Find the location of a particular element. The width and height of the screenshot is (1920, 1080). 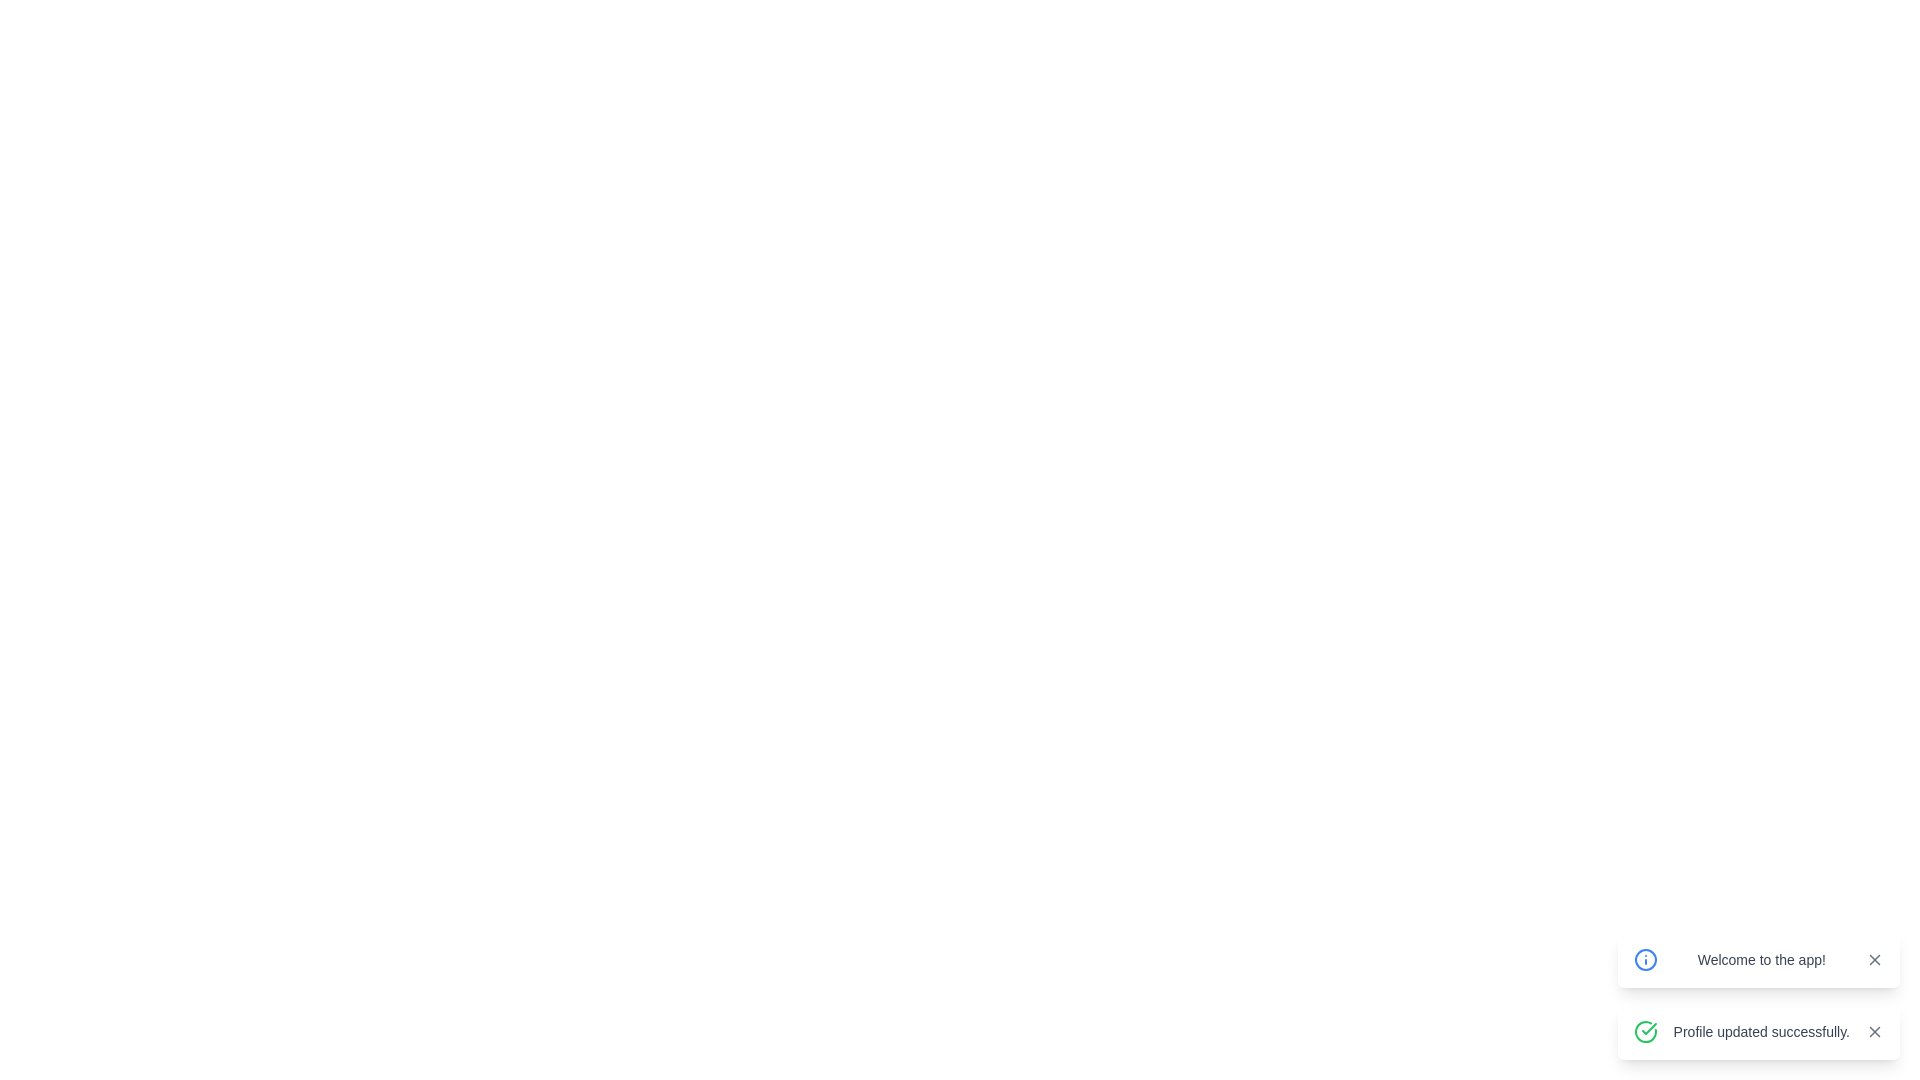

the close button located at the top-right corner of the notification message that reads 'Welcome to the app!' is located at coordinates (1874, 959).